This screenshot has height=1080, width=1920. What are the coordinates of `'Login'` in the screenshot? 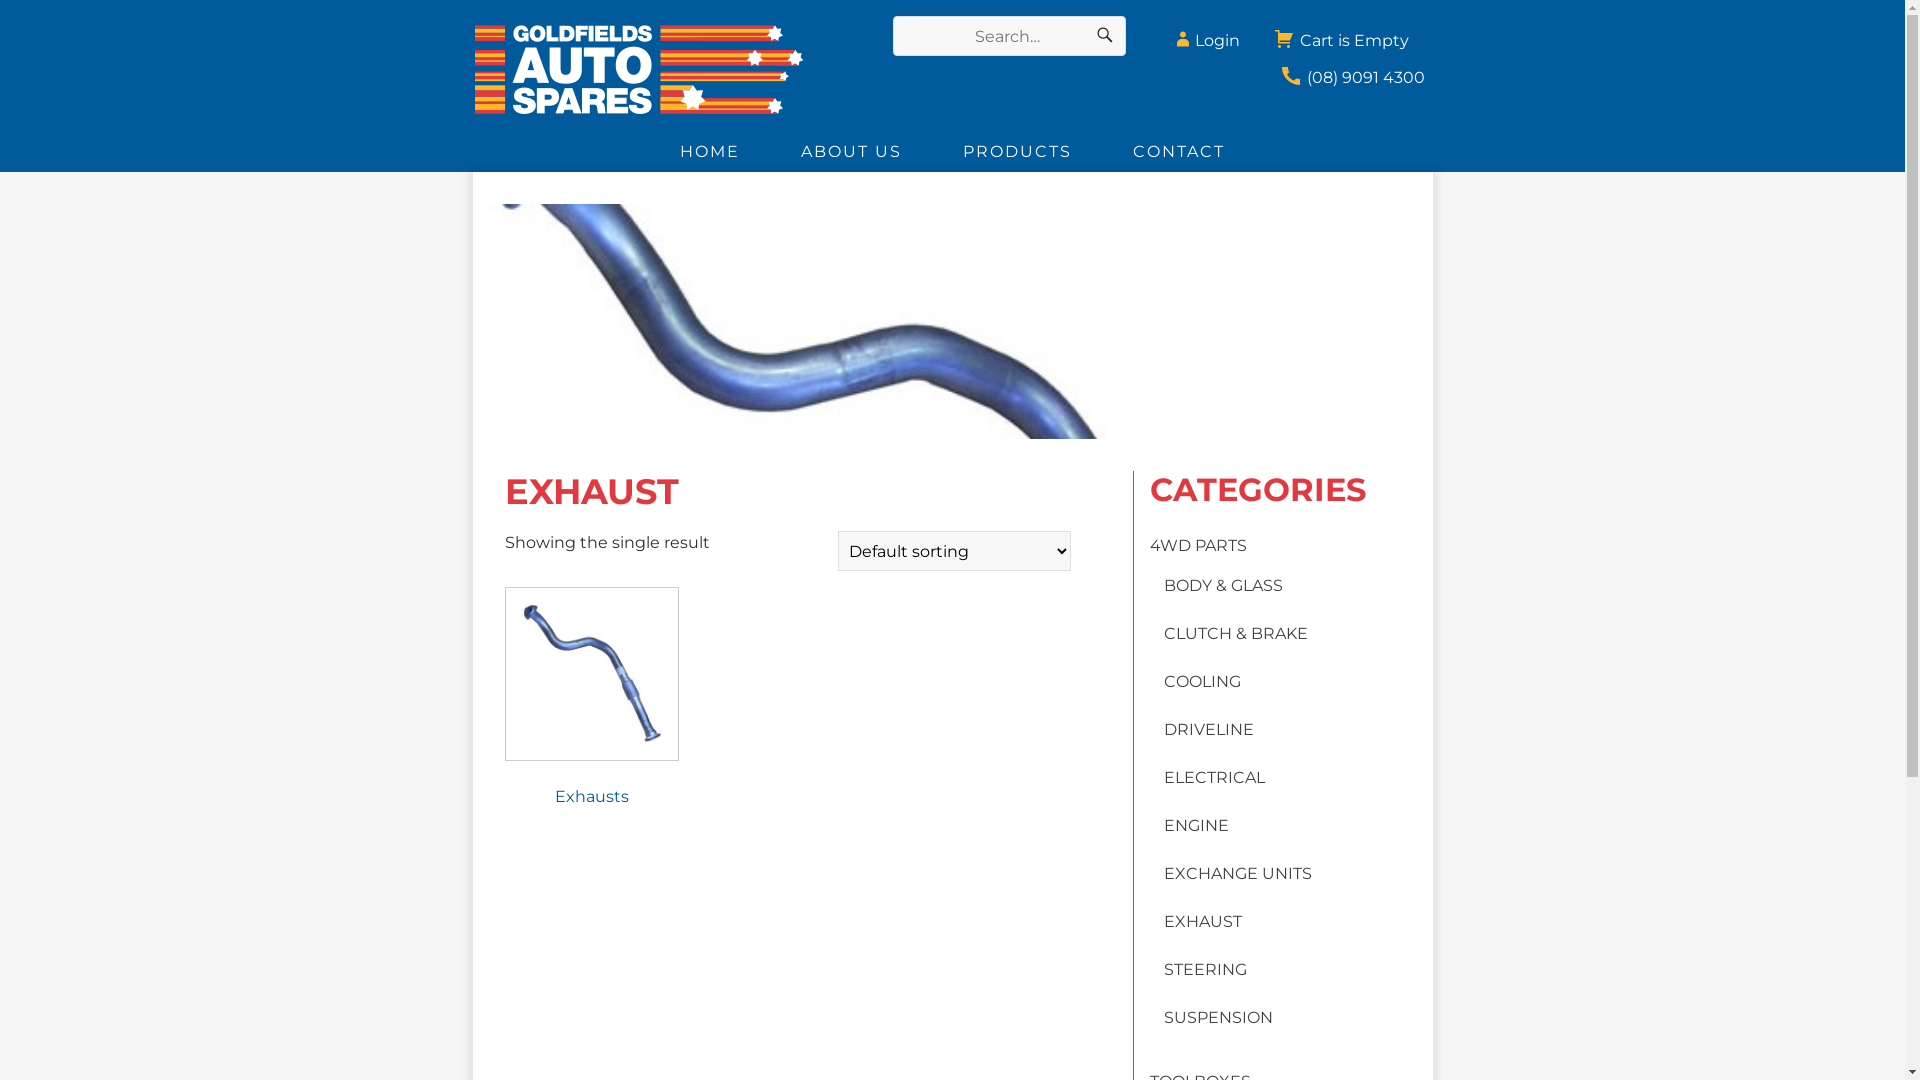 It's located at (1203, 34).